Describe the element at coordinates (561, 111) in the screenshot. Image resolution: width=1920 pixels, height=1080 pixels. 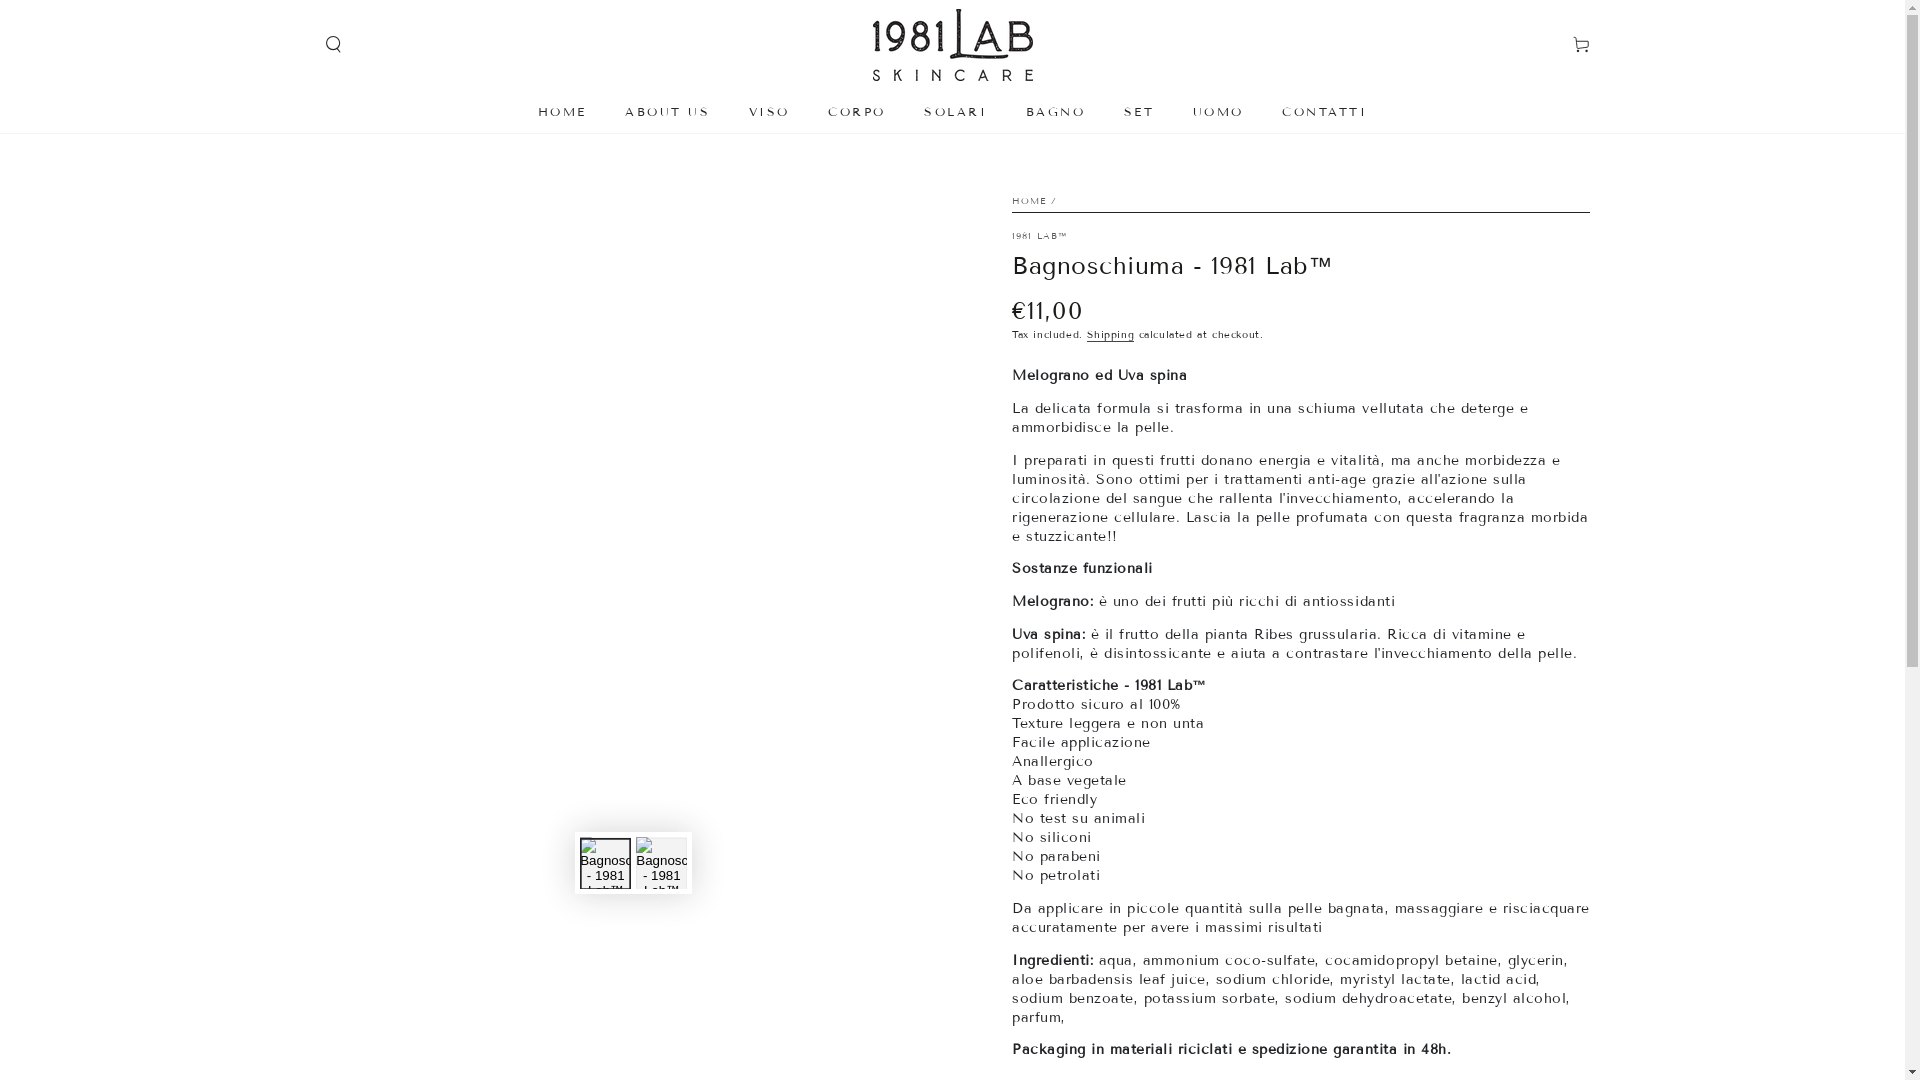
I see `'HOME'` at that location.